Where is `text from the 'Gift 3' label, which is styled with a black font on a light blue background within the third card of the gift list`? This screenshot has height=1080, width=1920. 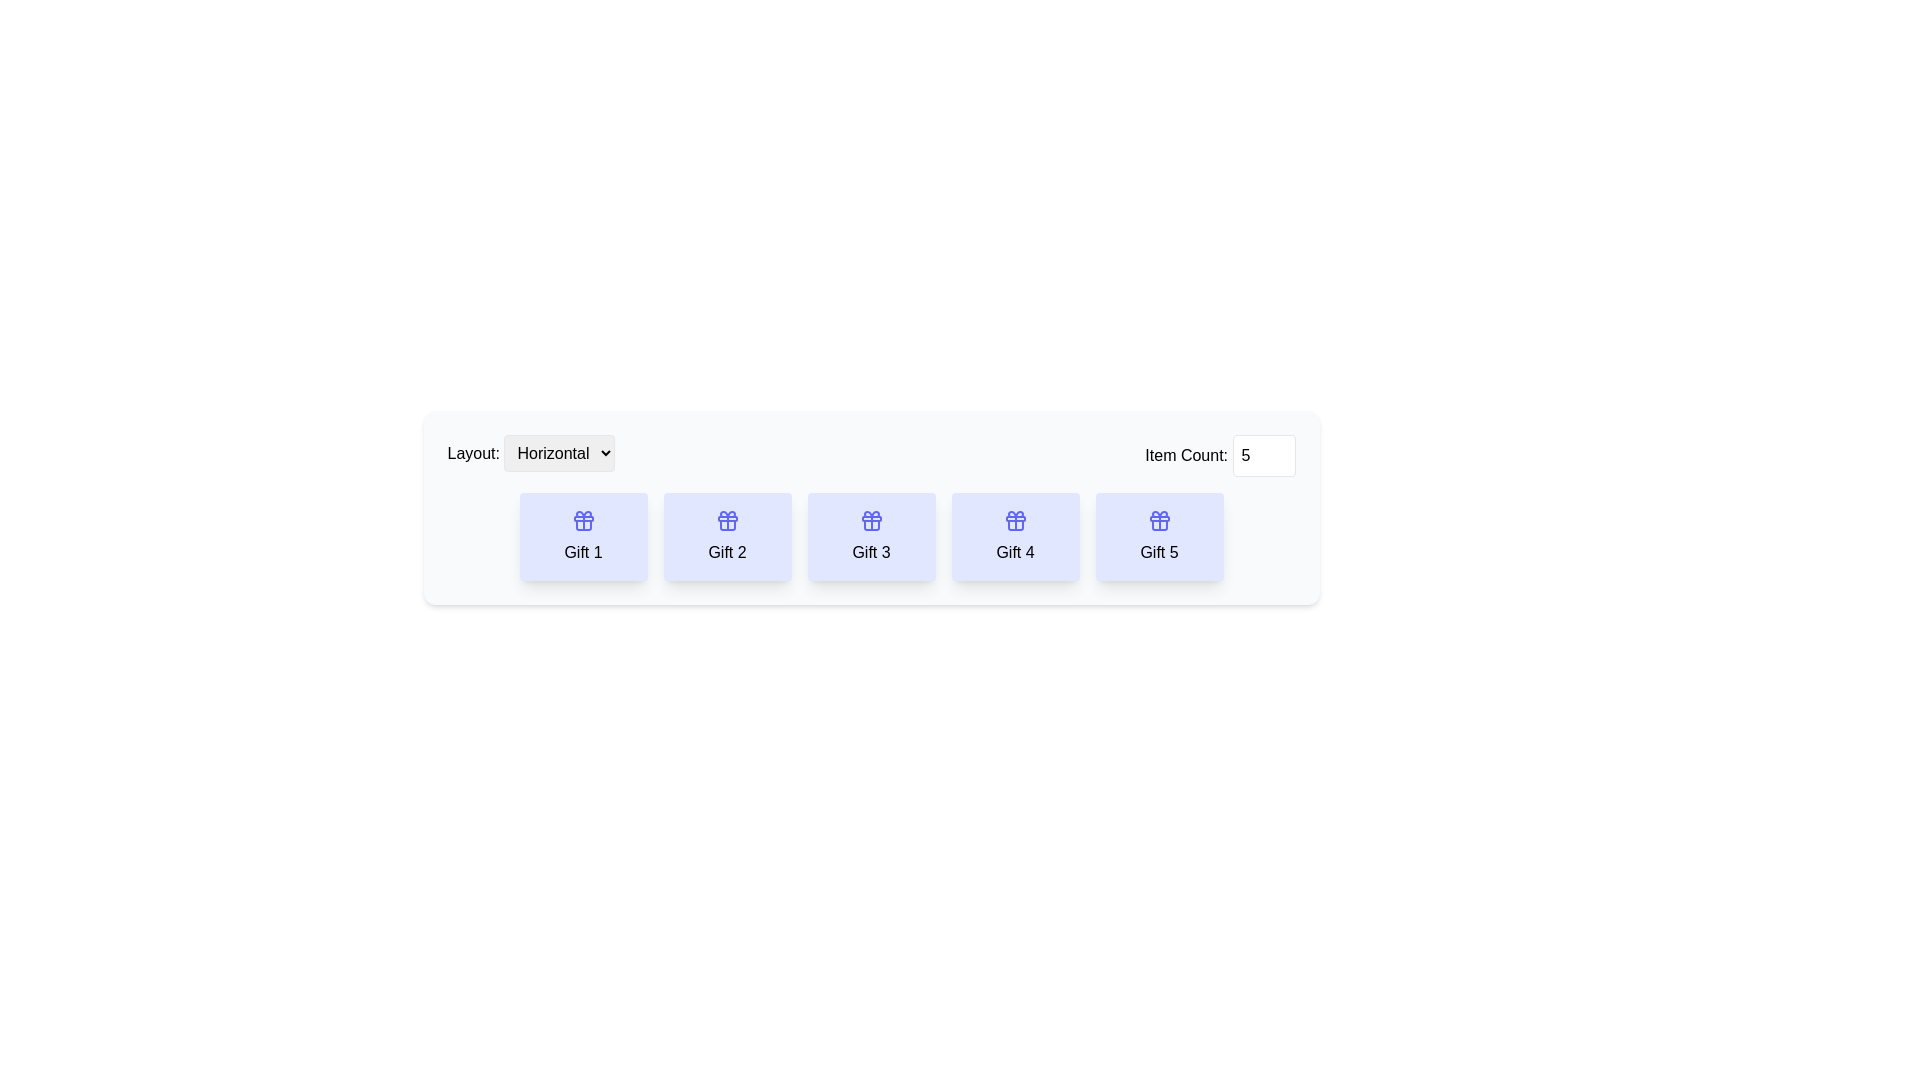 text from the 'Gift 3' label, which is styled with a black font on a light blue background within the third card of the gift list is located at coordinates (871, 552).